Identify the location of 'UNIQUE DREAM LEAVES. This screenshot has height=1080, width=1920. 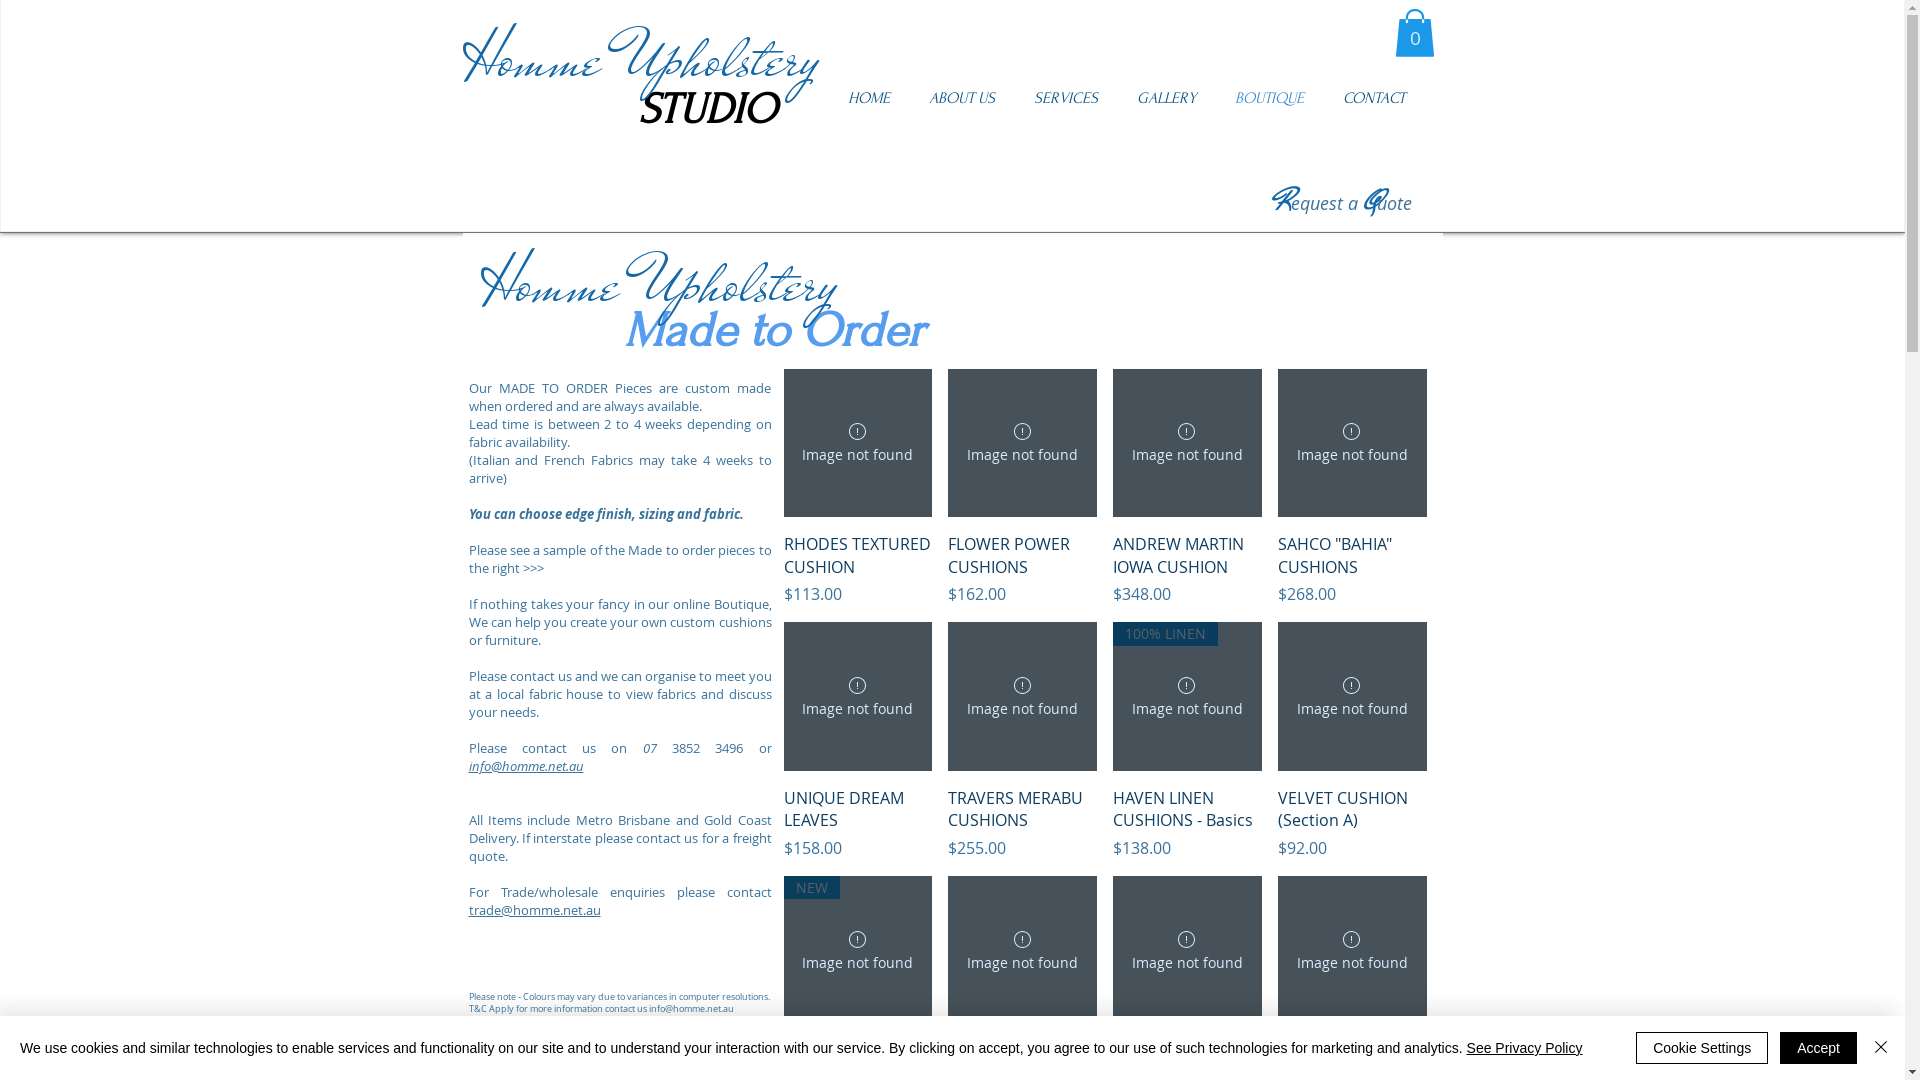
(858, 823).